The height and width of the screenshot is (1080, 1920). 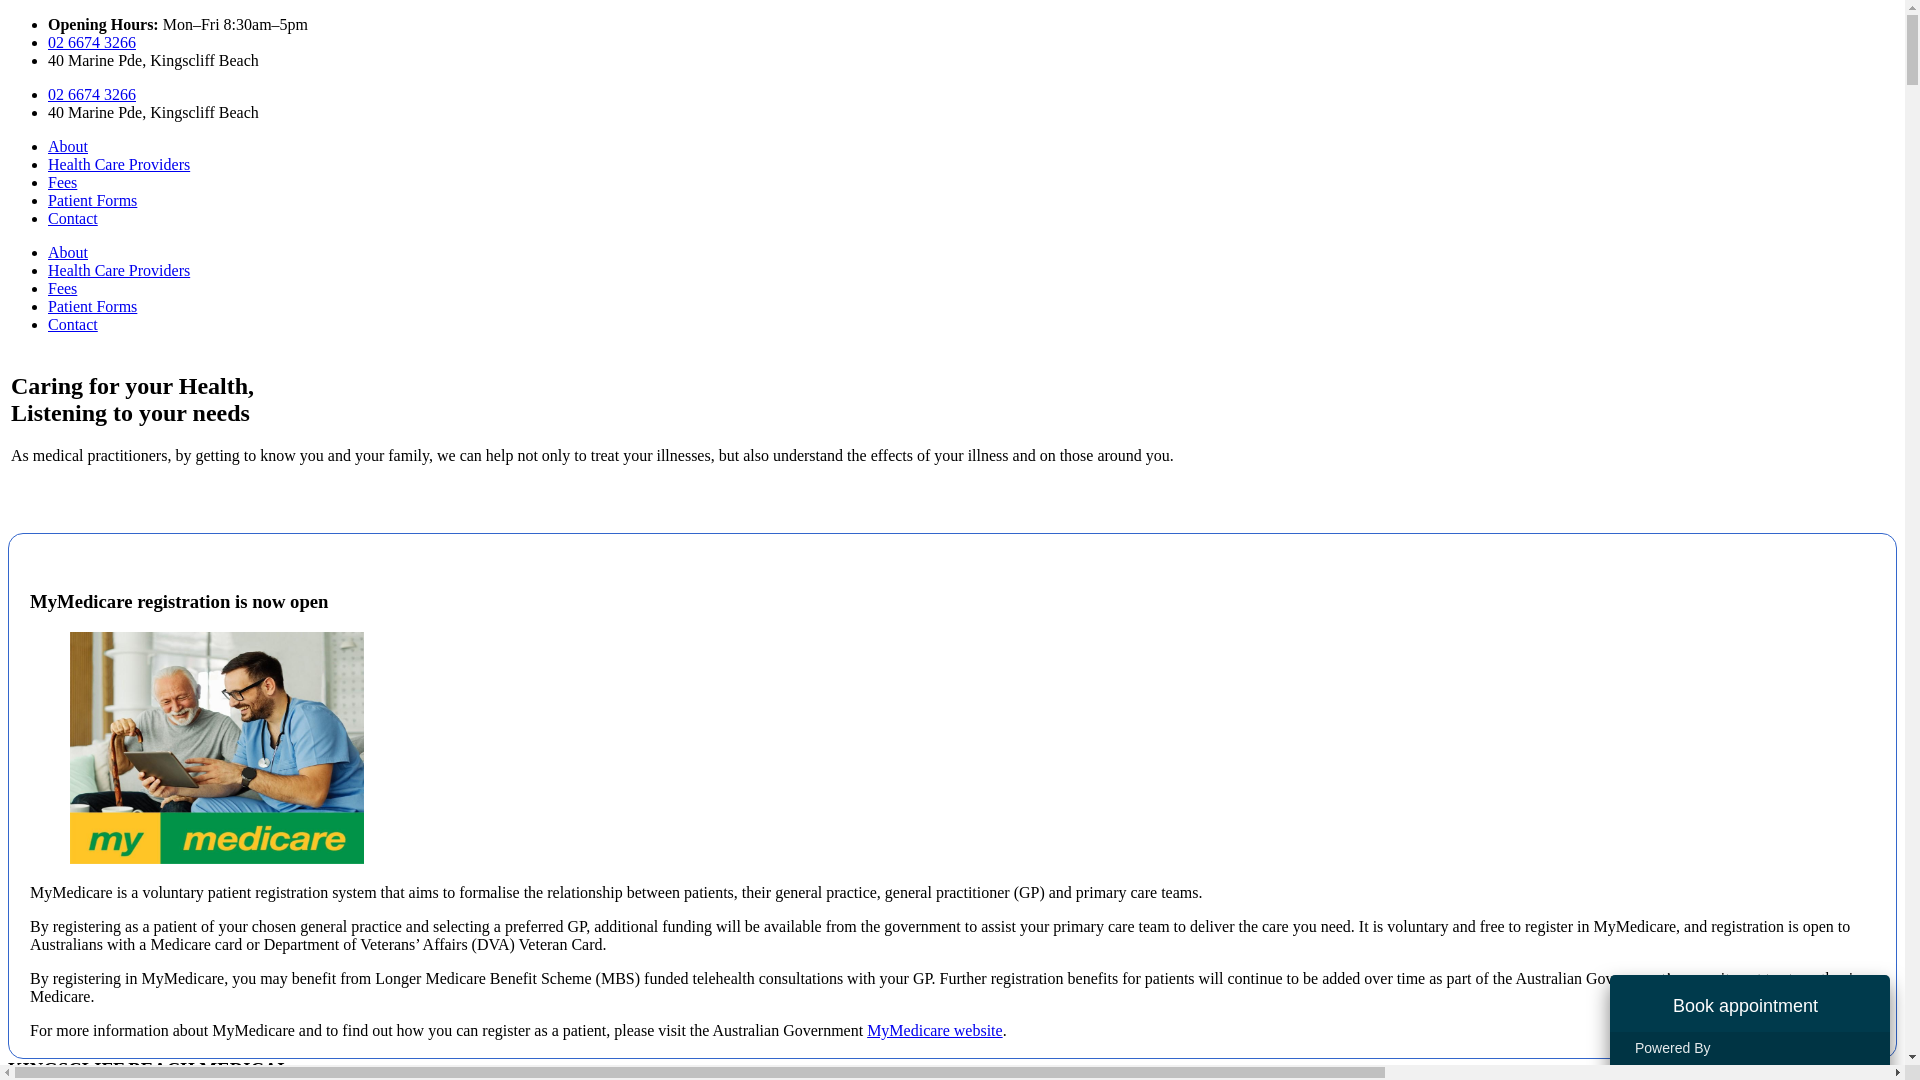 I want to click on '40 Marine Pde, Kingscliff Beach', so click(x=152, y=59).